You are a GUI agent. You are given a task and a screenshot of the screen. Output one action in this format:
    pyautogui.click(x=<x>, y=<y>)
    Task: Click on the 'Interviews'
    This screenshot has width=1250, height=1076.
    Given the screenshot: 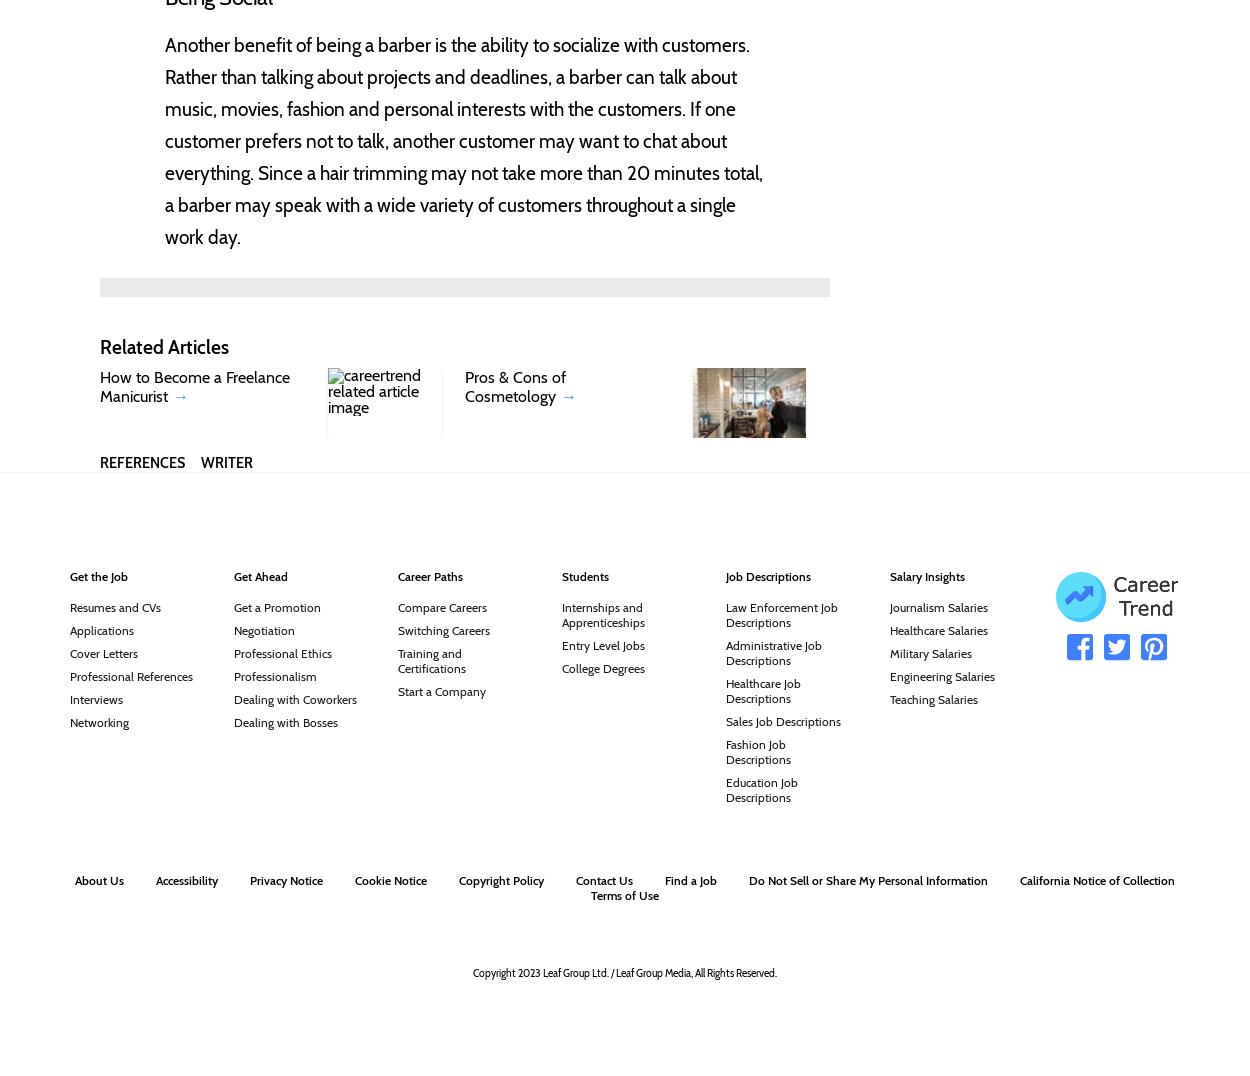 What is the action you would take?
    pyautogui.click(x=94, y=699)
    